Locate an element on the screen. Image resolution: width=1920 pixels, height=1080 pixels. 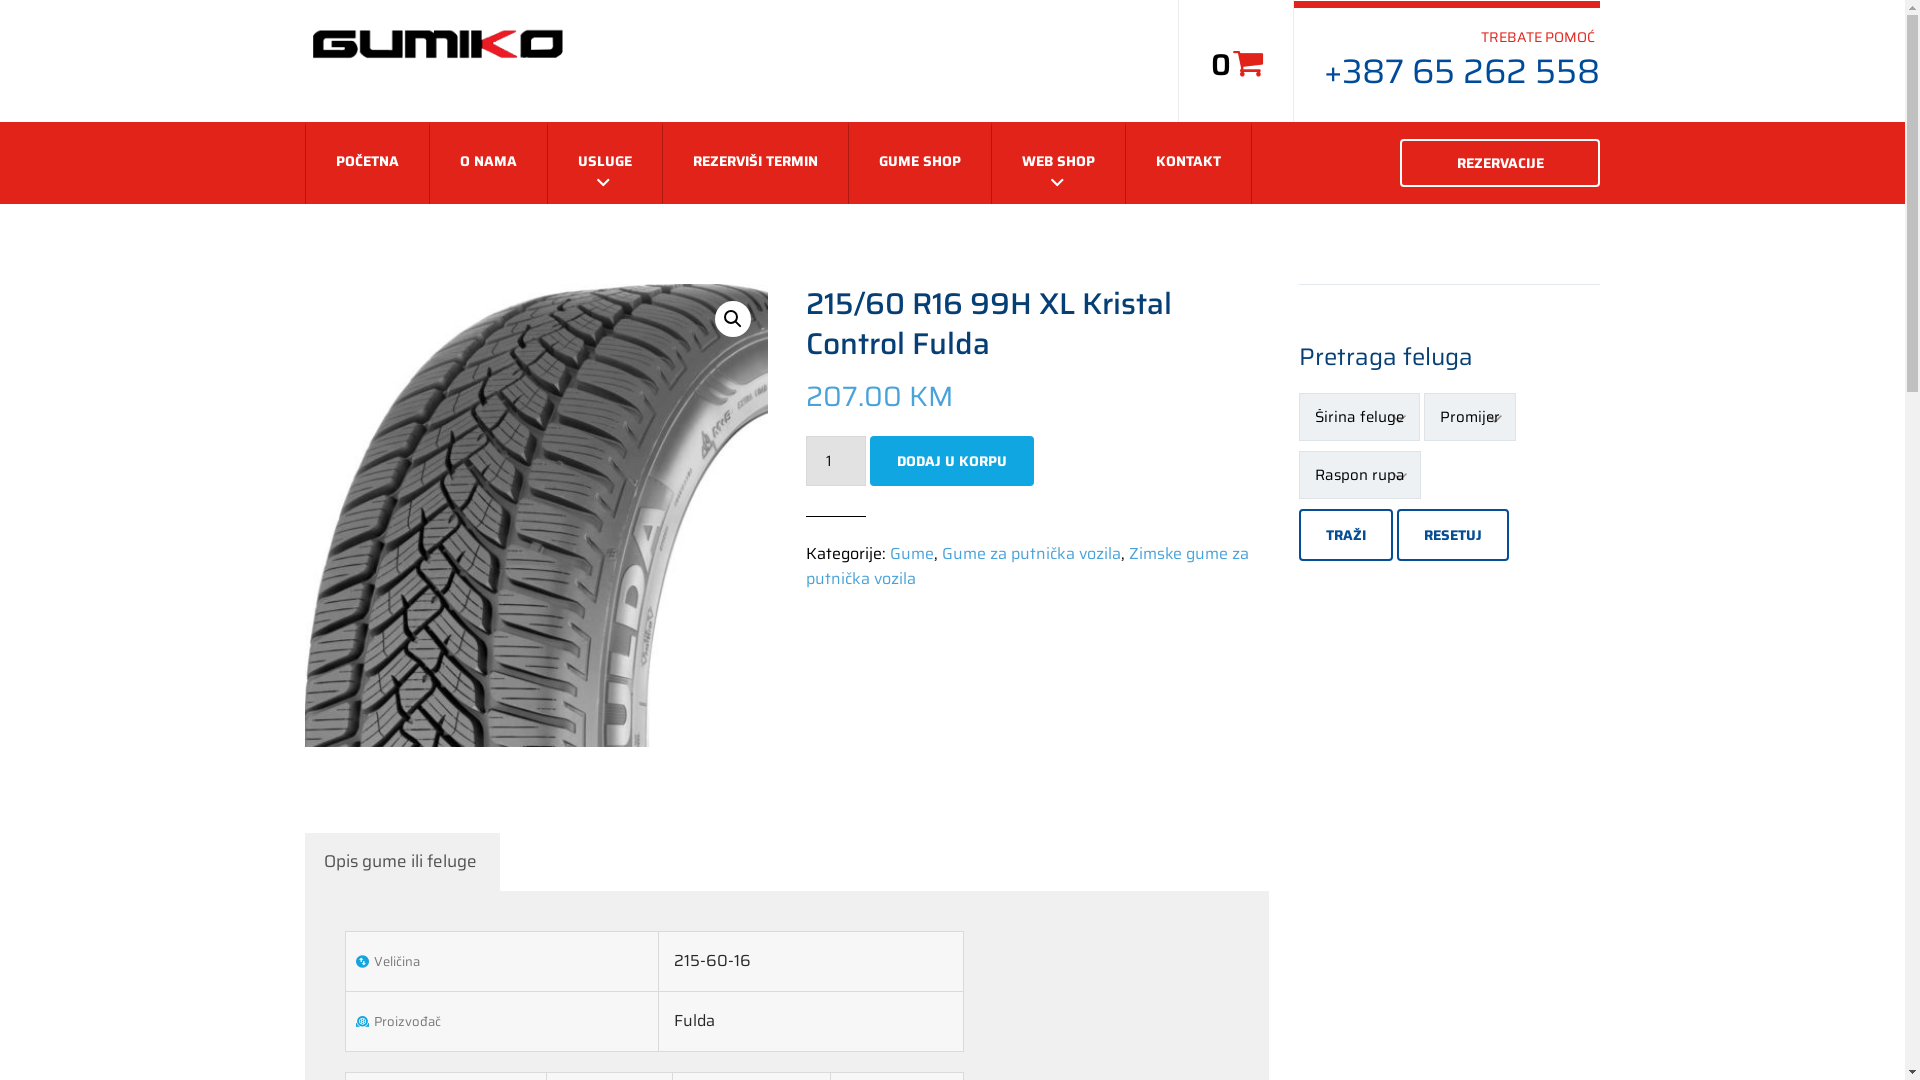
'Gume' is located at coordinates (911, 553).